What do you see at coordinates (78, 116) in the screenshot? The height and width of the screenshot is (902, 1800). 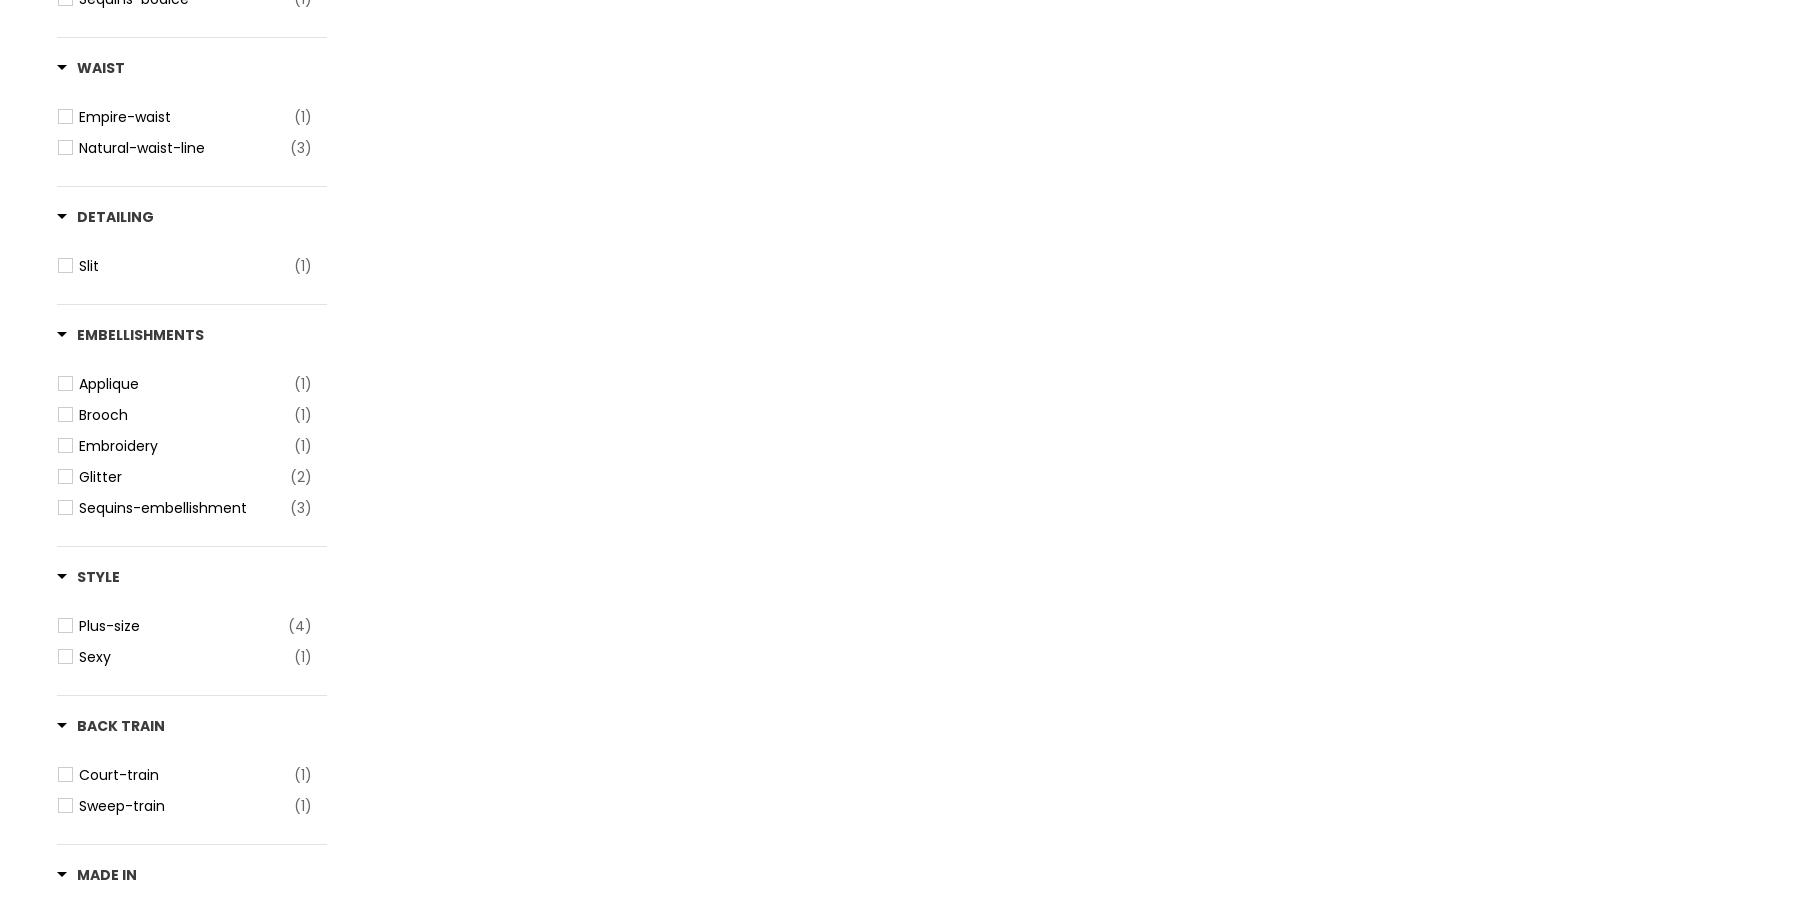 I see `'Empire-waist'` at bounding box center [78, 116].